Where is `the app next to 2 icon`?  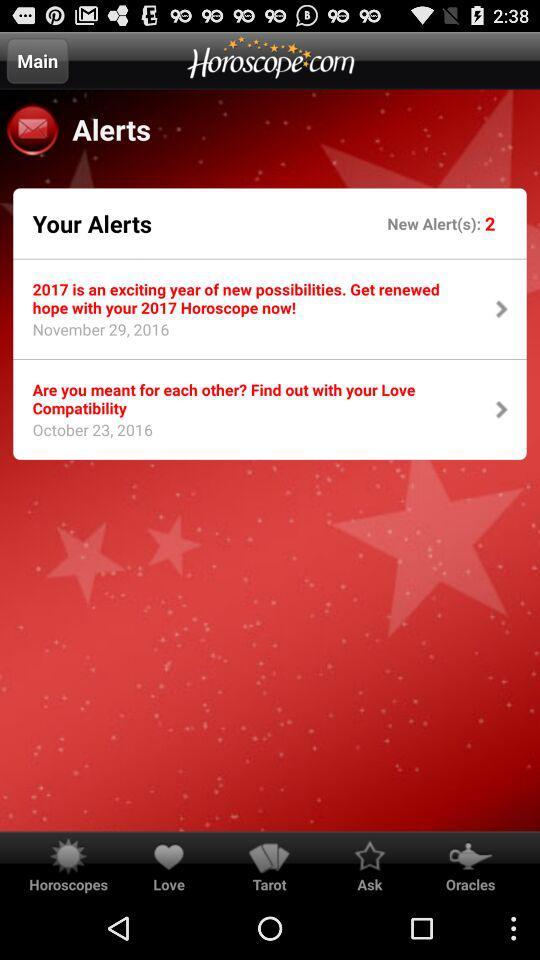
the app next to 2 icon is located at coordinates (435, 223).